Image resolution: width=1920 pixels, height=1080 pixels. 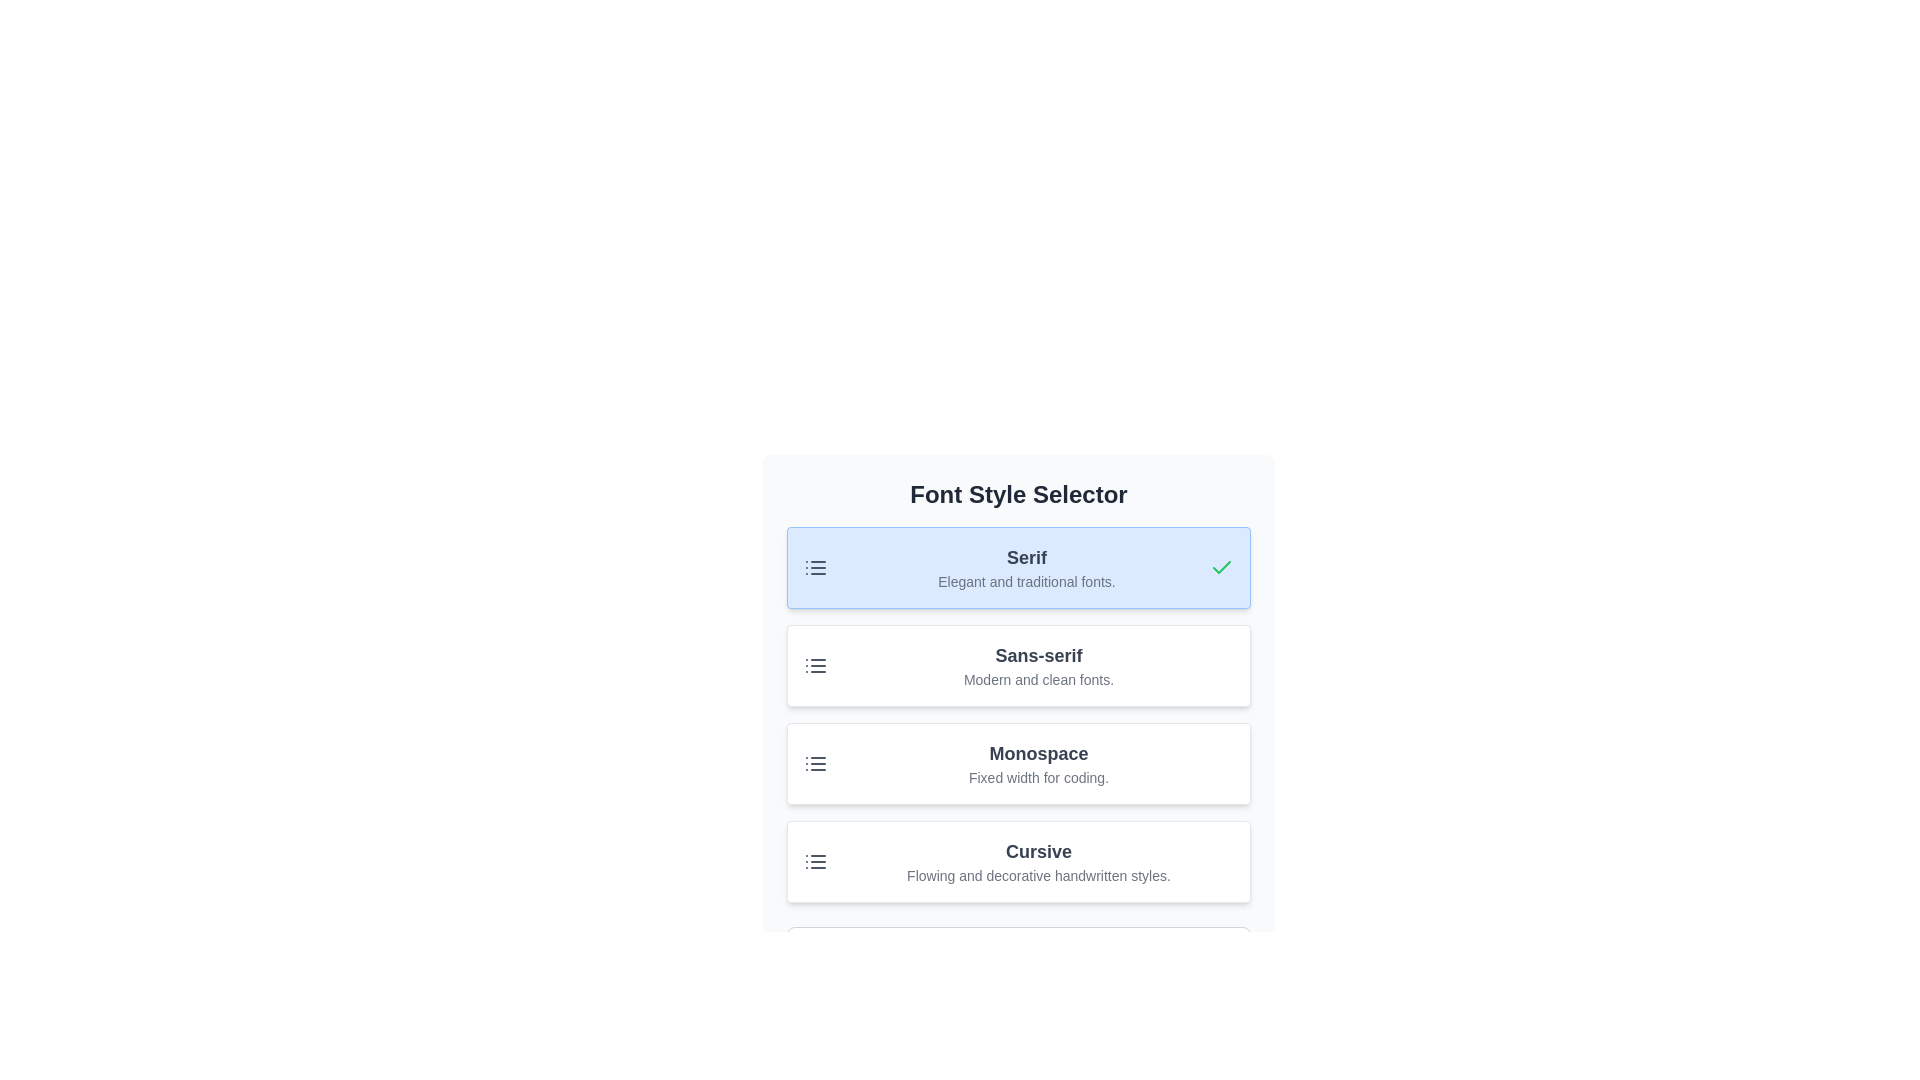 I want to click on the descriptive text label located under the 'Cursive' title in the 'Font Style Selector' section, so click(x=1038, y=874).